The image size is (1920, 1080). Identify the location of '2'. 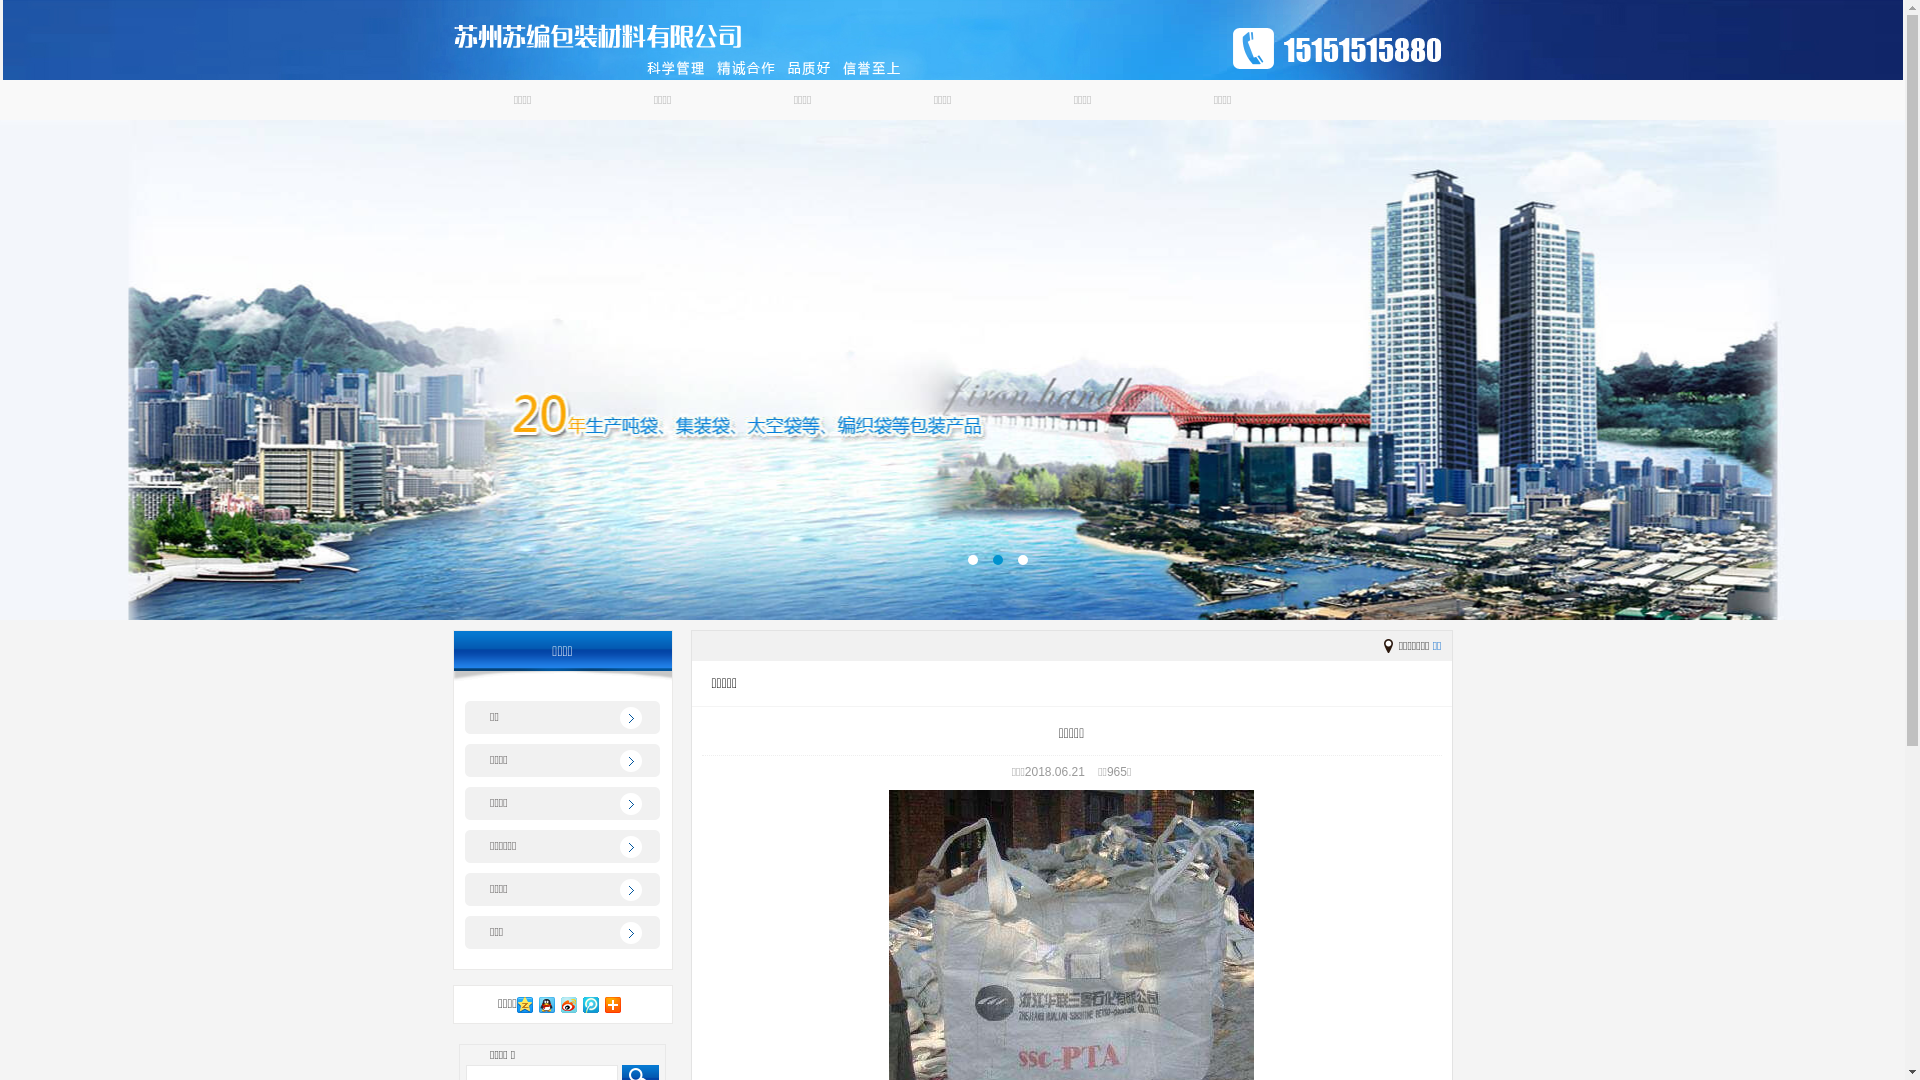
(997, 559).